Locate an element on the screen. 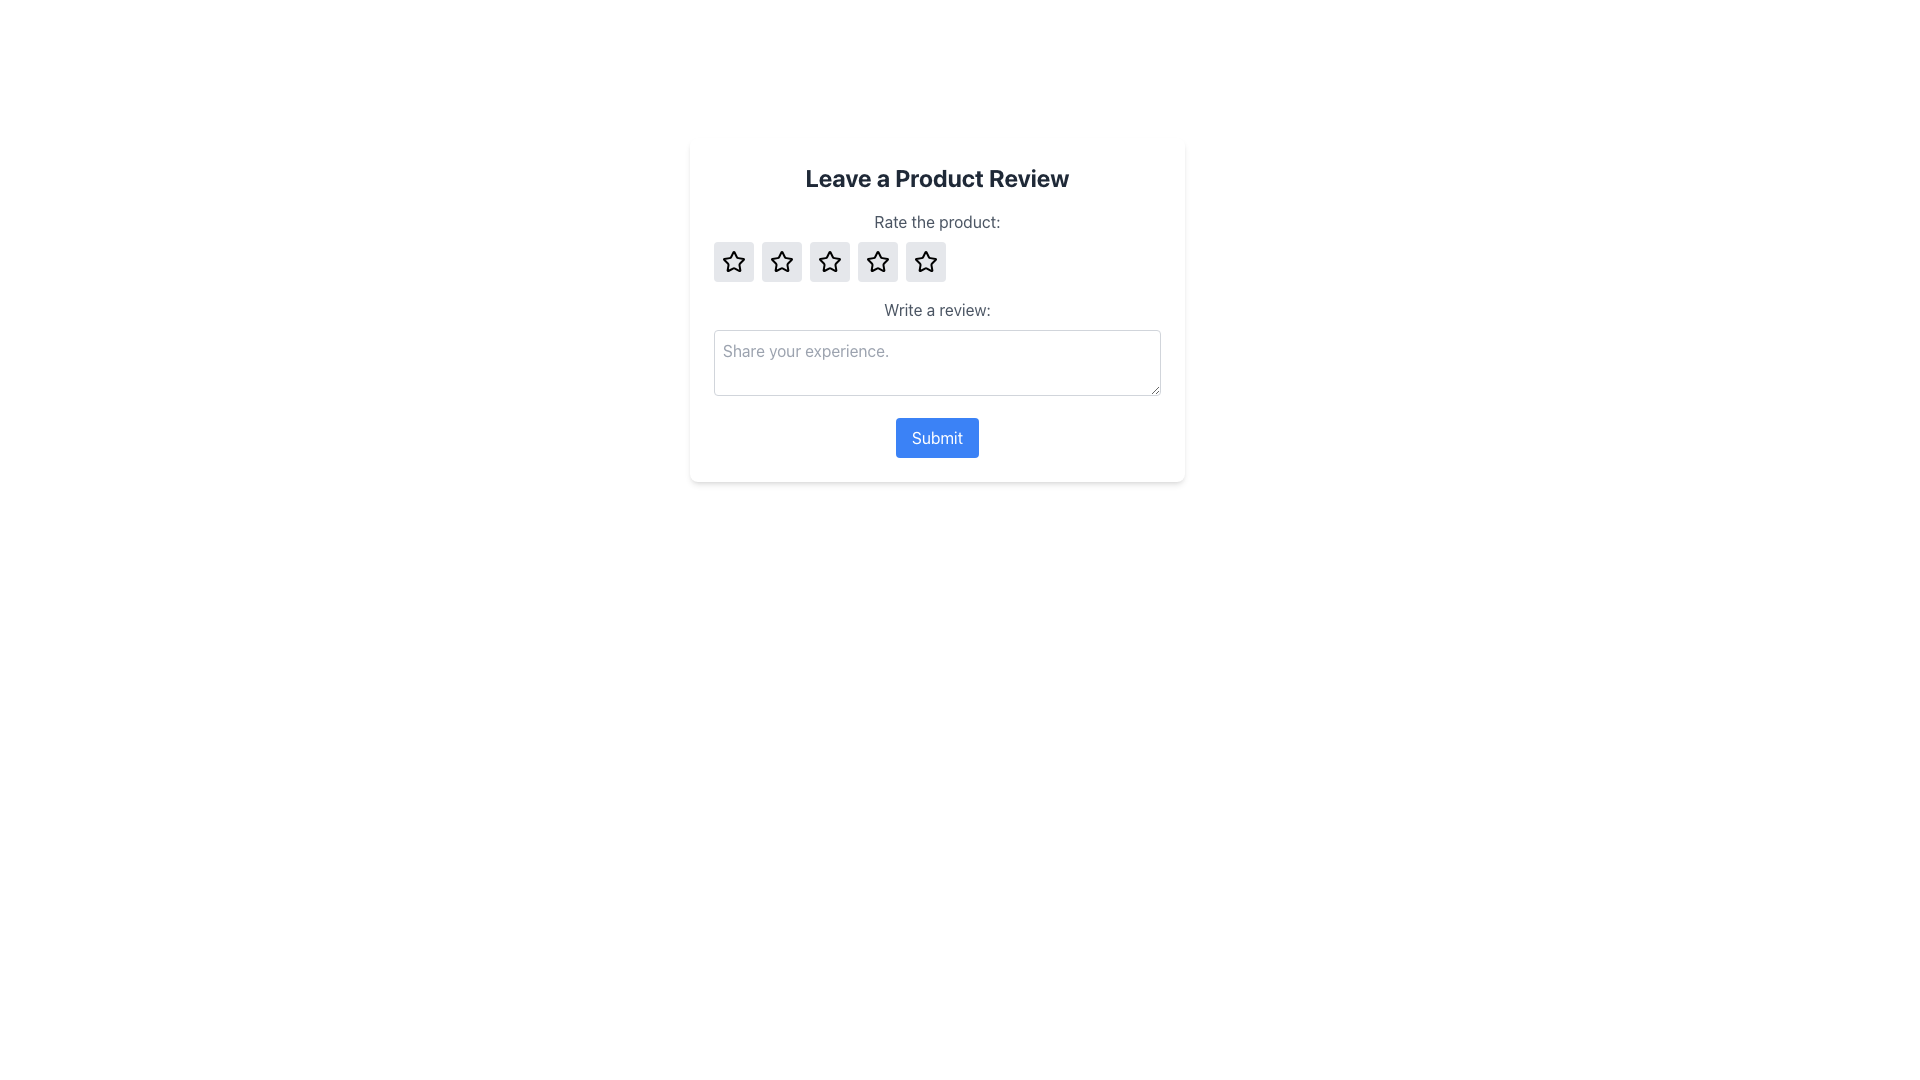 This screenshot has height=1080, width=1920. the third star icon in the horizontal row of star ratings is located at coordinates (878, 260).